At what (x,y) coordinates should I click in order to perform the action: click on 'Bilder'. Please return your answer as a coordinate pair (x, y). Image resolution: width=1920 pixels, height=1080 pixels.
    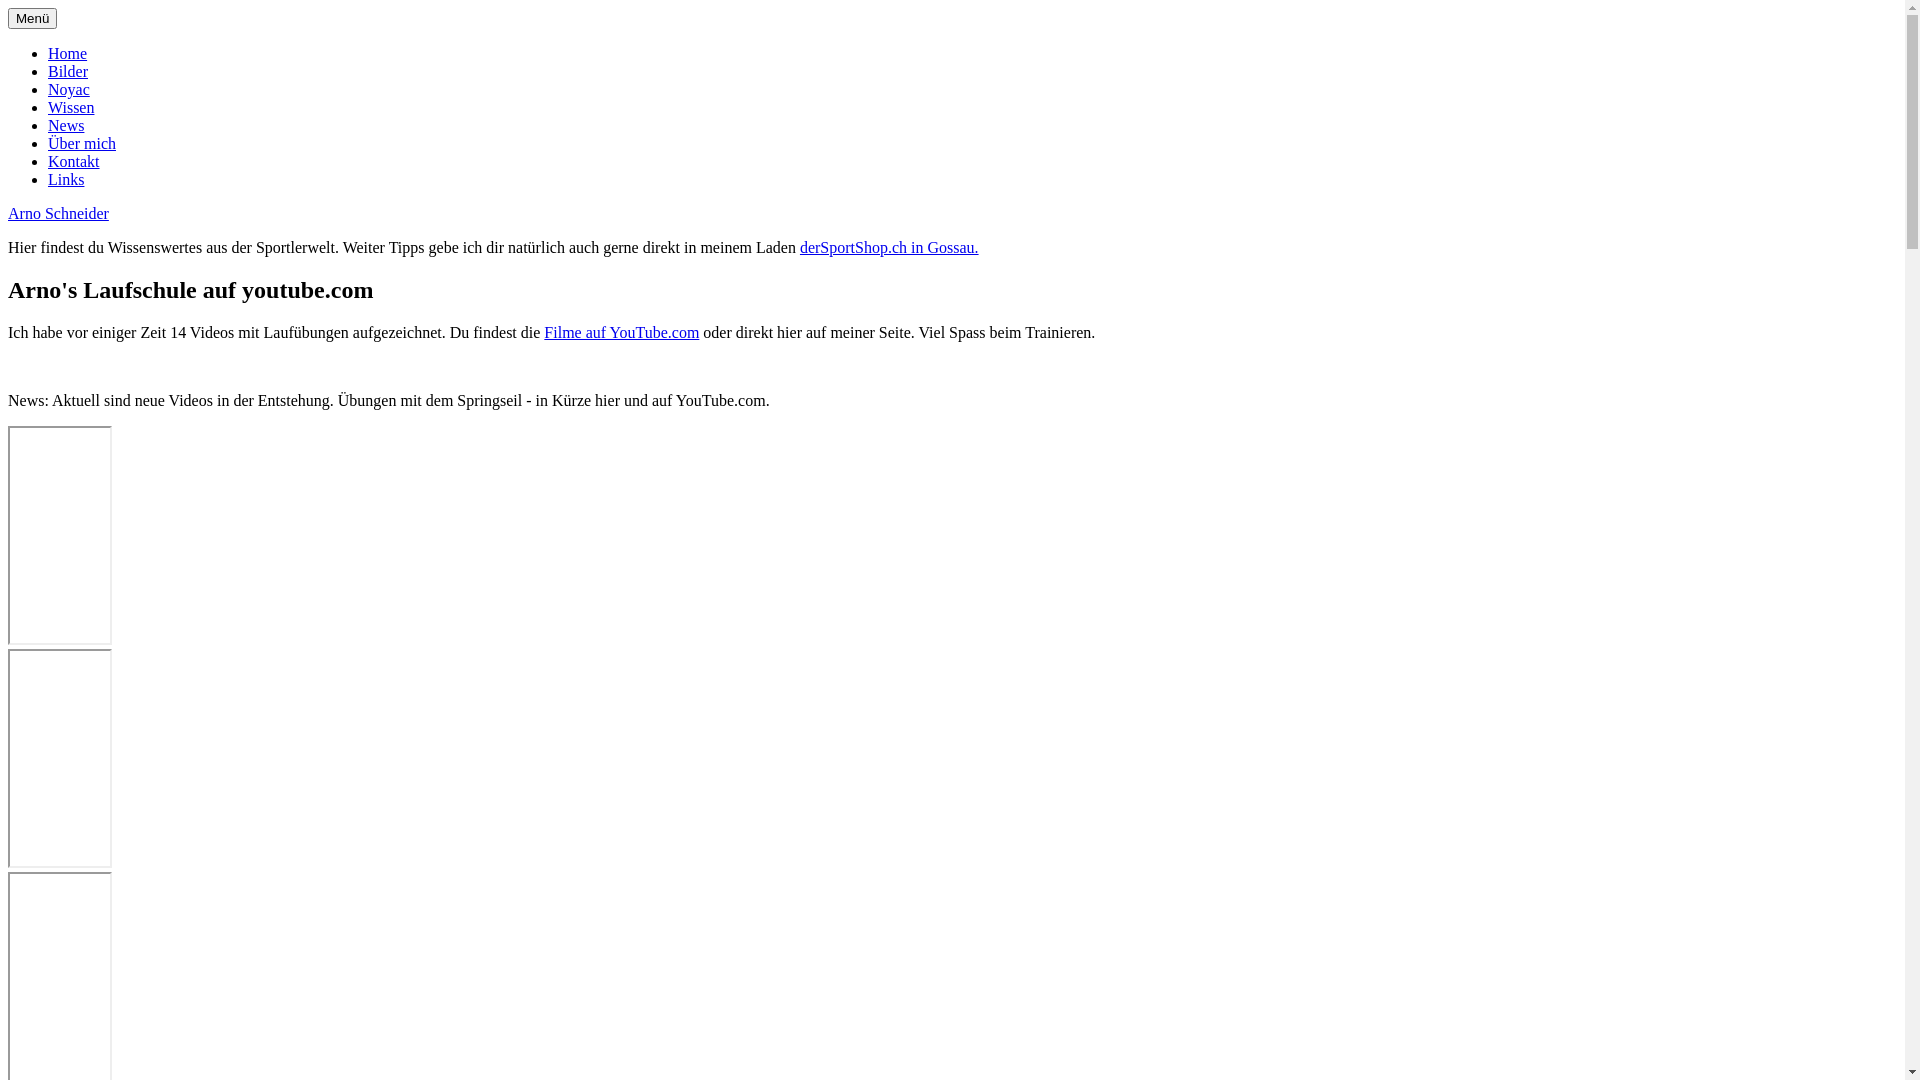
    Looking at the image, I should click on (67, 70).